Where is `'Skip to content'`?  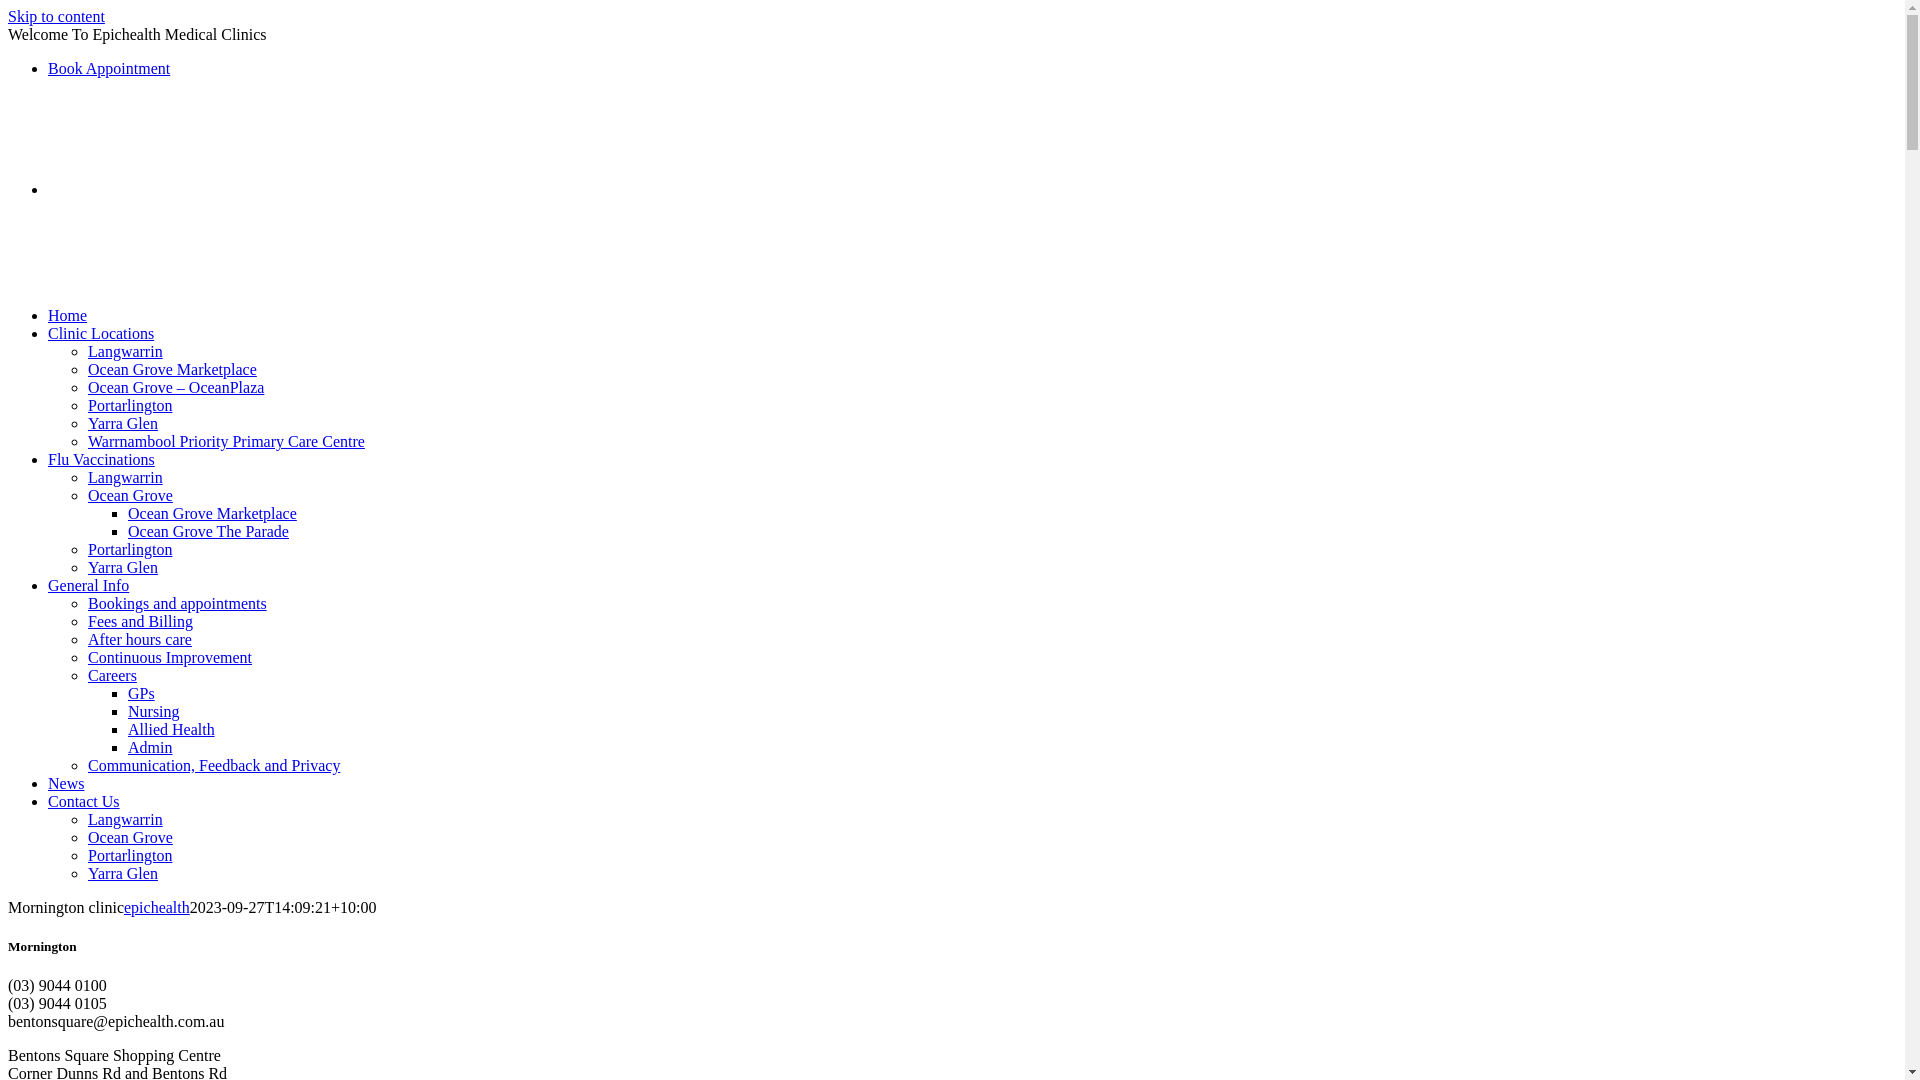
'Skip to content' is located at coordinates (56, 16).